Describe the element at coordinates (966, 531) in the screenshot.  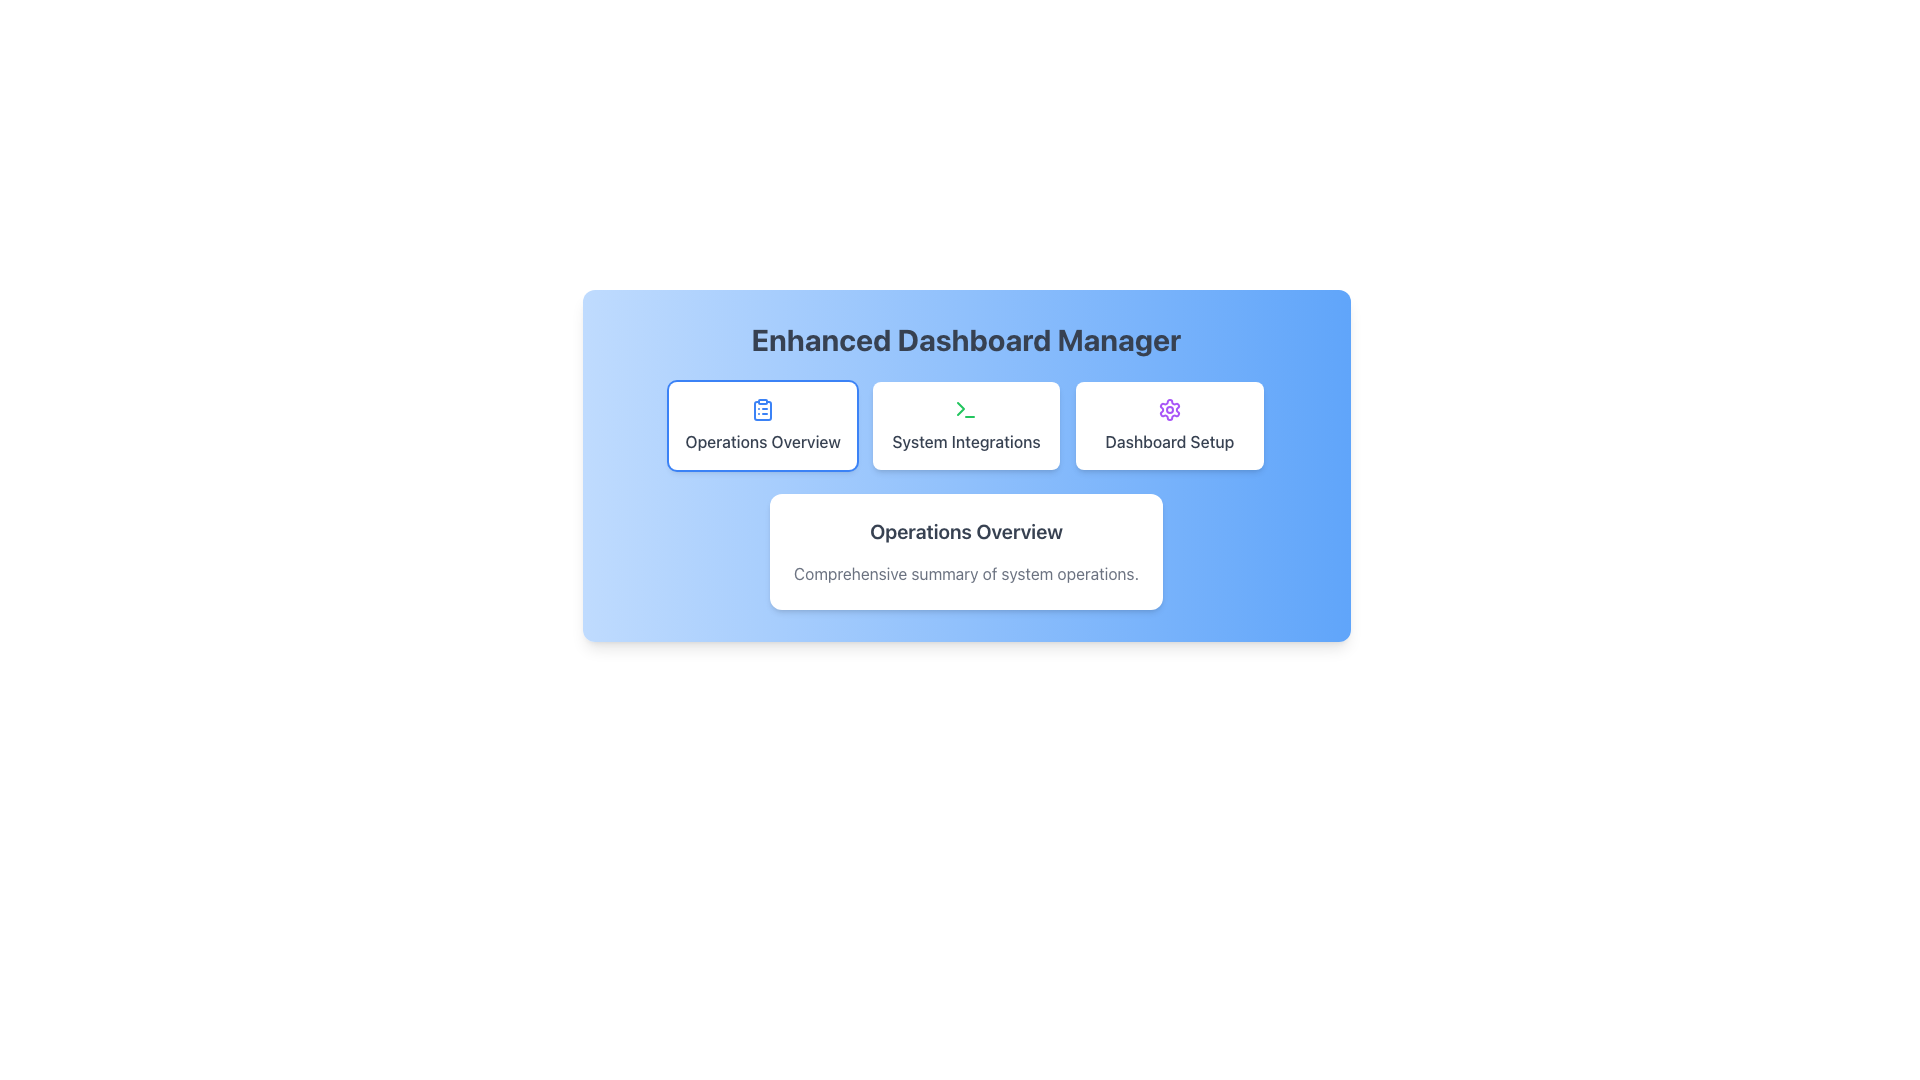
I see `the static text label displaying 'Operations Overview' which is centrally positioned in the card layout of the Enhanced Dashboard Manager interface` at that location.